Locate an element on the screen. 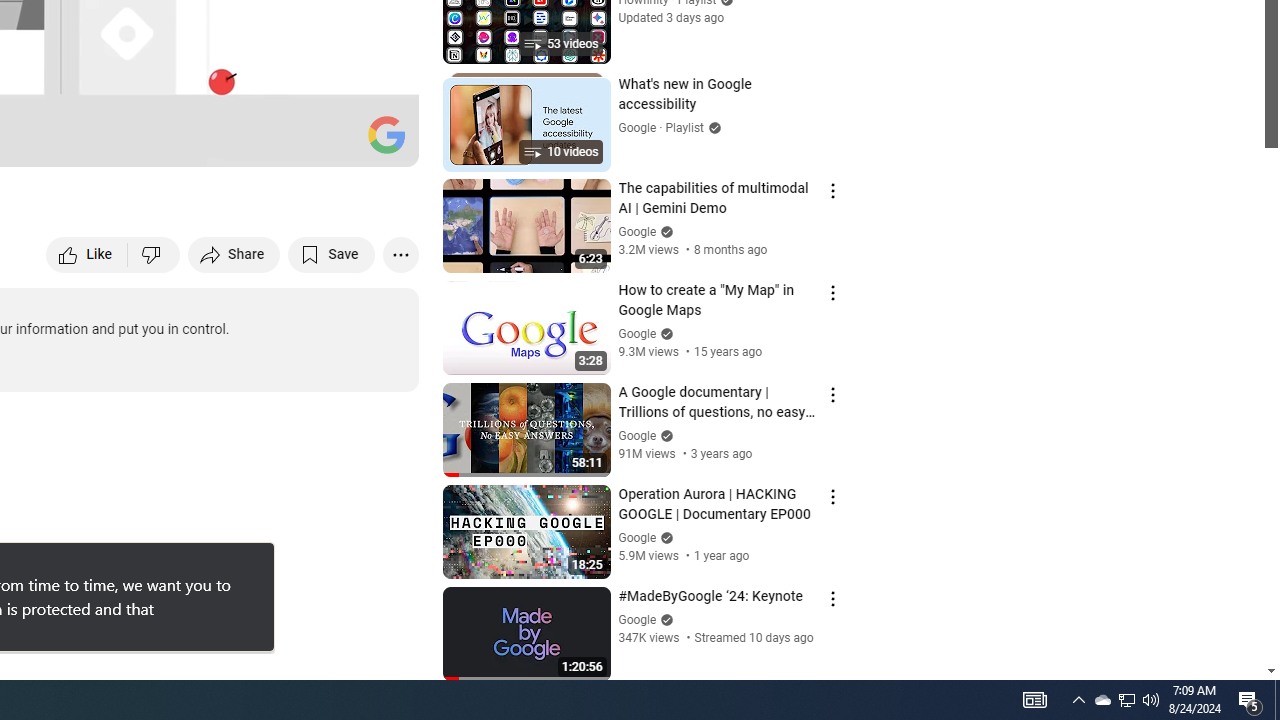 The width and height of the screenshot is (1280, 720). 'More actions' is located at coordinates (400, 253).